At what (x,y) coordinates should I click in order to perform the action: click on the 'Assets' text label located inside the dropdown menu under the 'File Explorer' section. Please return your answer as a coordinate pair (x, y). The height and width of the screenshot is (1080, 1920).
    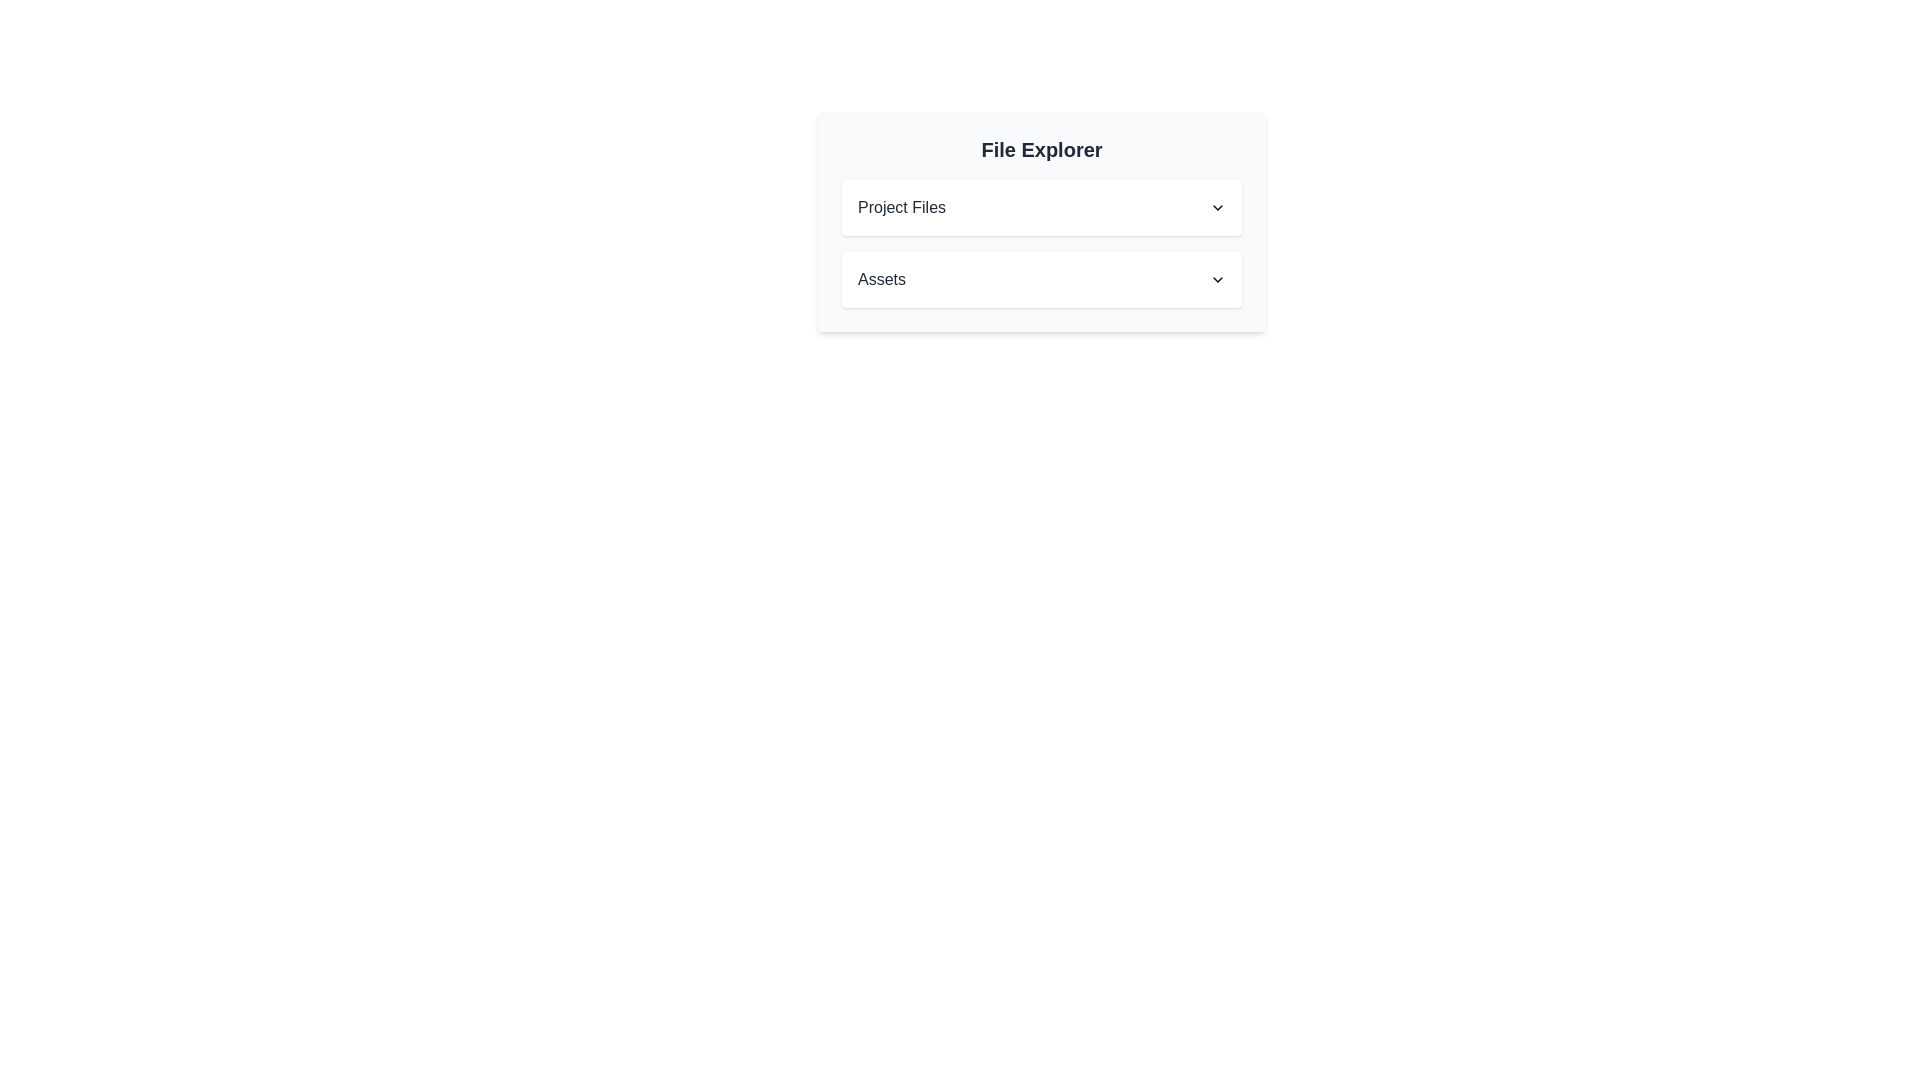
    Looking at the image, I should click on (881, 280).